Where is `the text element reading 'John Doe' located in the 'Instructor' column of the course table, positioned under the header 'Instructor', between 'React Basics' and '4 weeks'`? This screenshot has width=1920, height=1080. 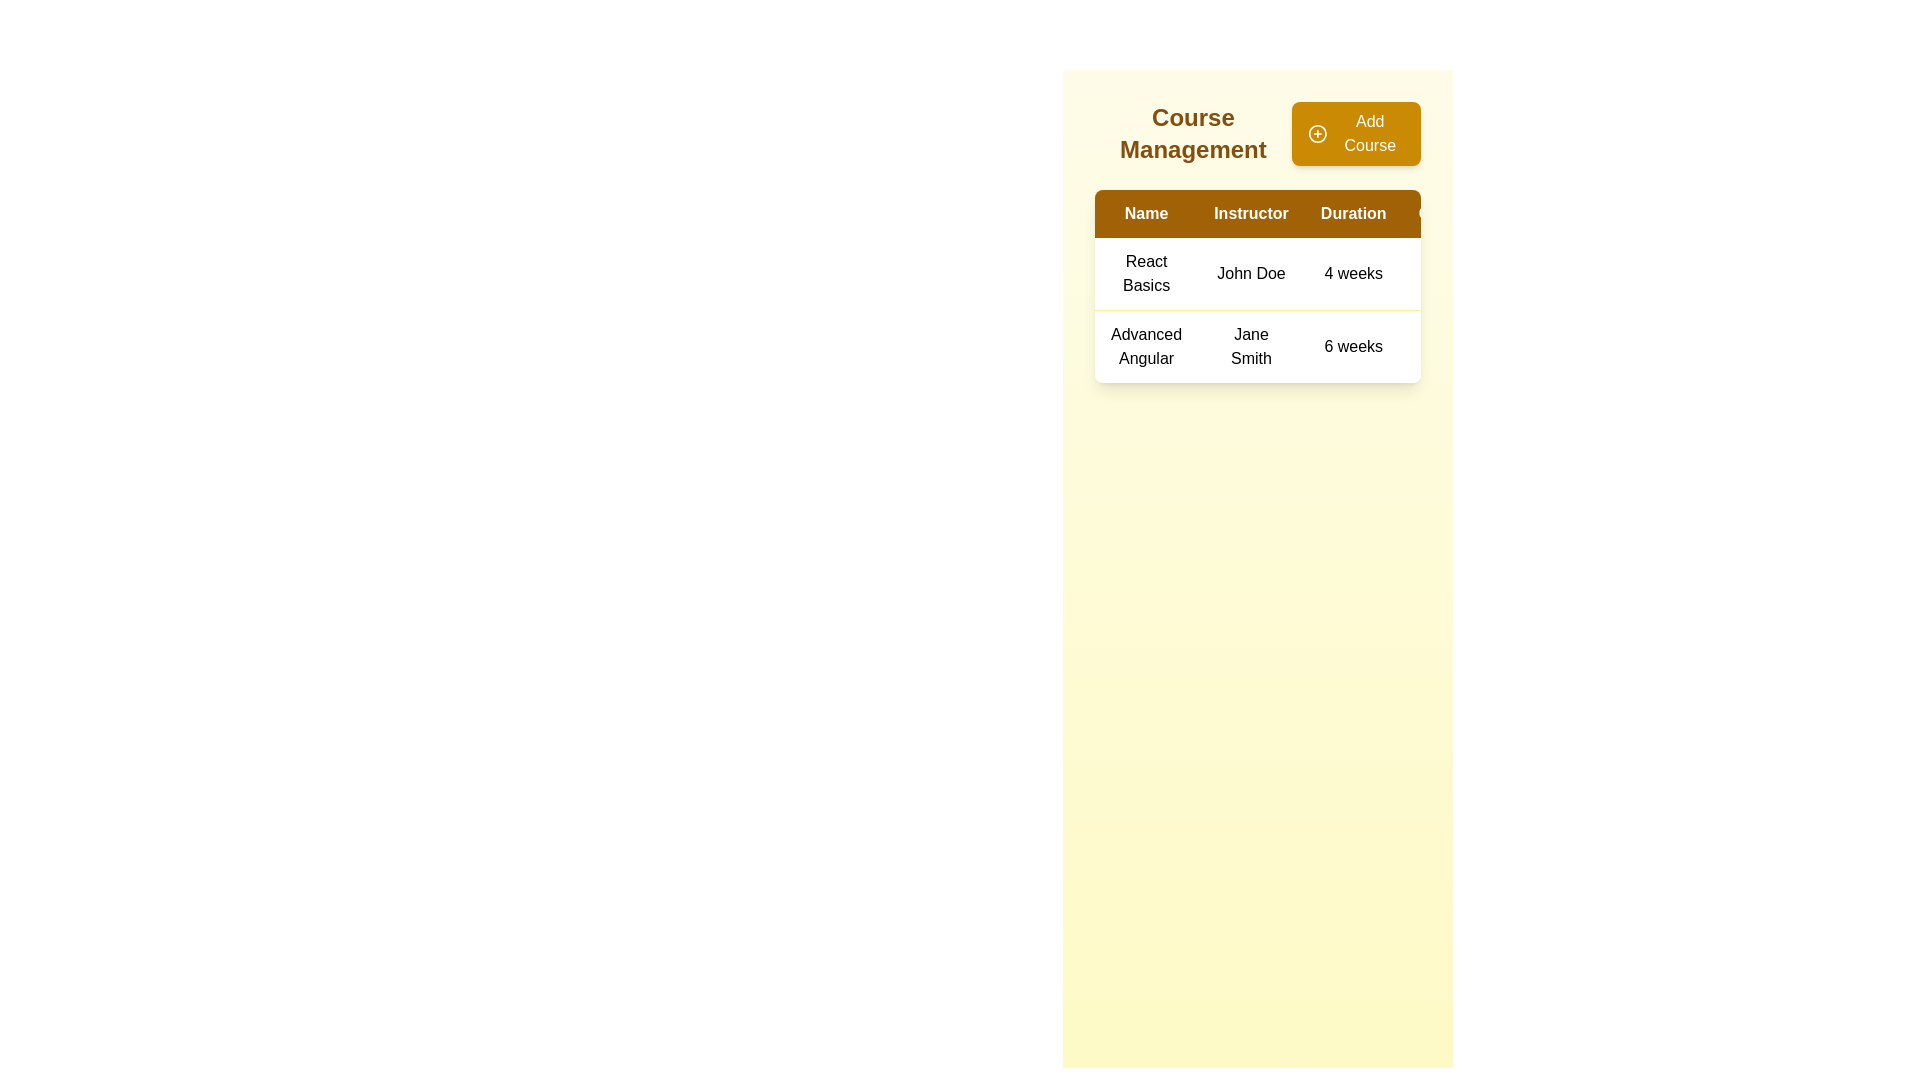 the text element reading 'John Doe' located in the 'Instructor' column of the course table, positioned under the header 'Instructor', between 'React Basics' and '4 weeks' is located at coordinates (1250, 274).